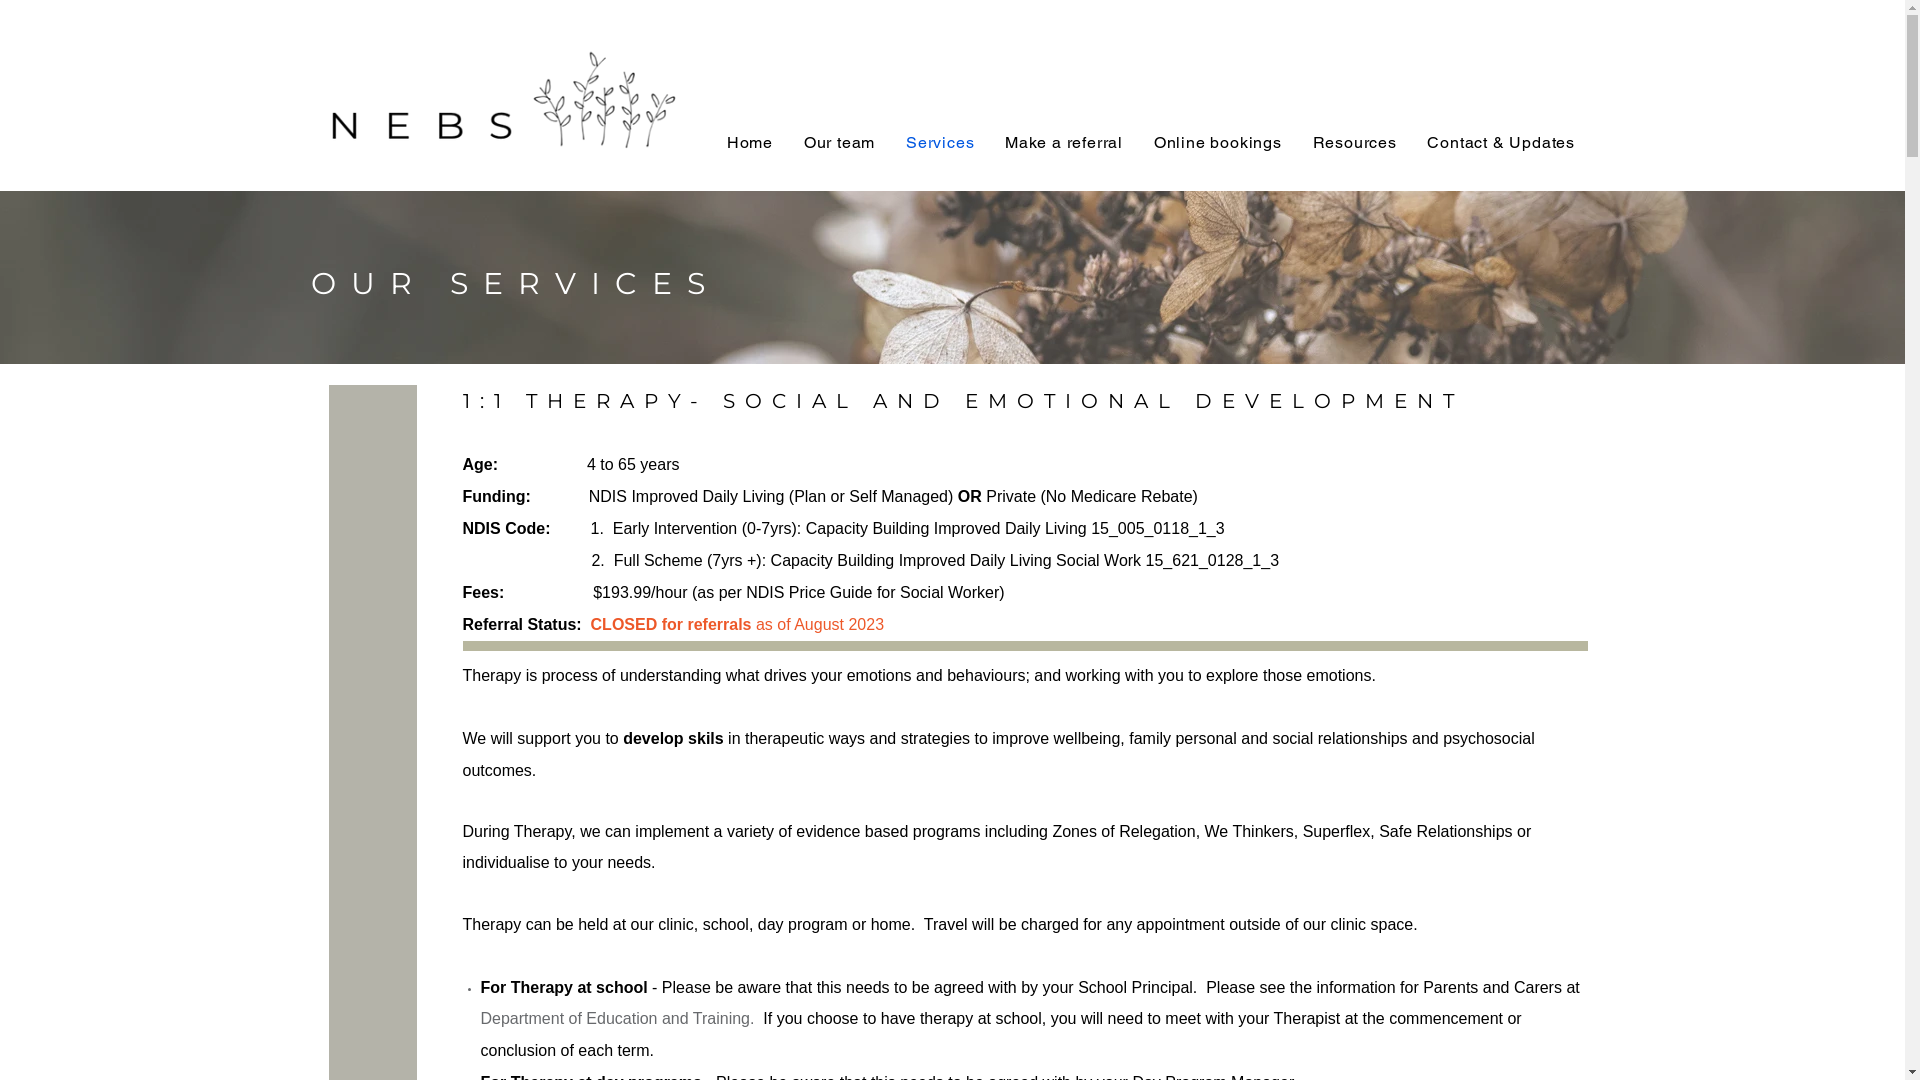 This screenshot has height=1080, width=1920. What do you see at coordinates (939, 141) in the screenshot?
I see `'Services'` at bounding box center [939, 141].